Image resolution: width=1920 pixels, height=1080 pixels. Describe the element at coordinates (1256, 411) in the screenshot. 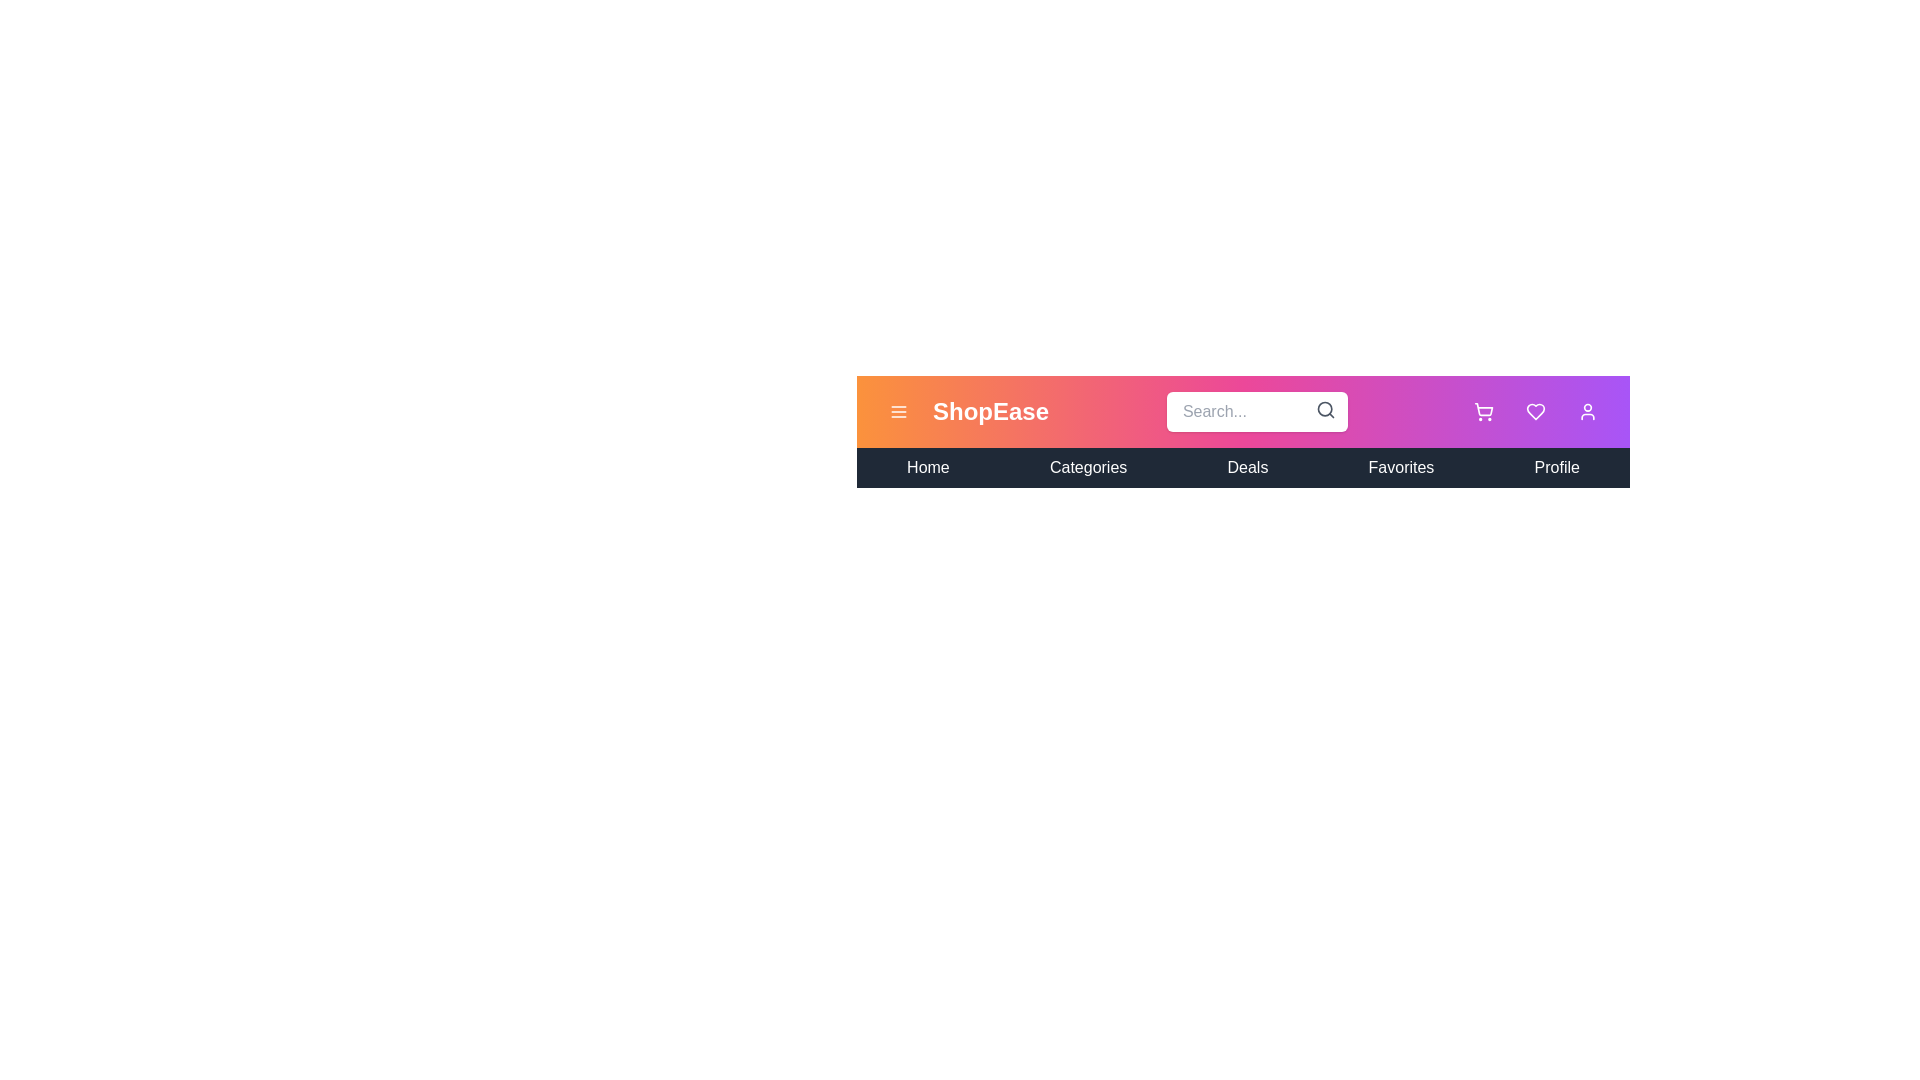

I see `the search bar and type the search term` at that location.